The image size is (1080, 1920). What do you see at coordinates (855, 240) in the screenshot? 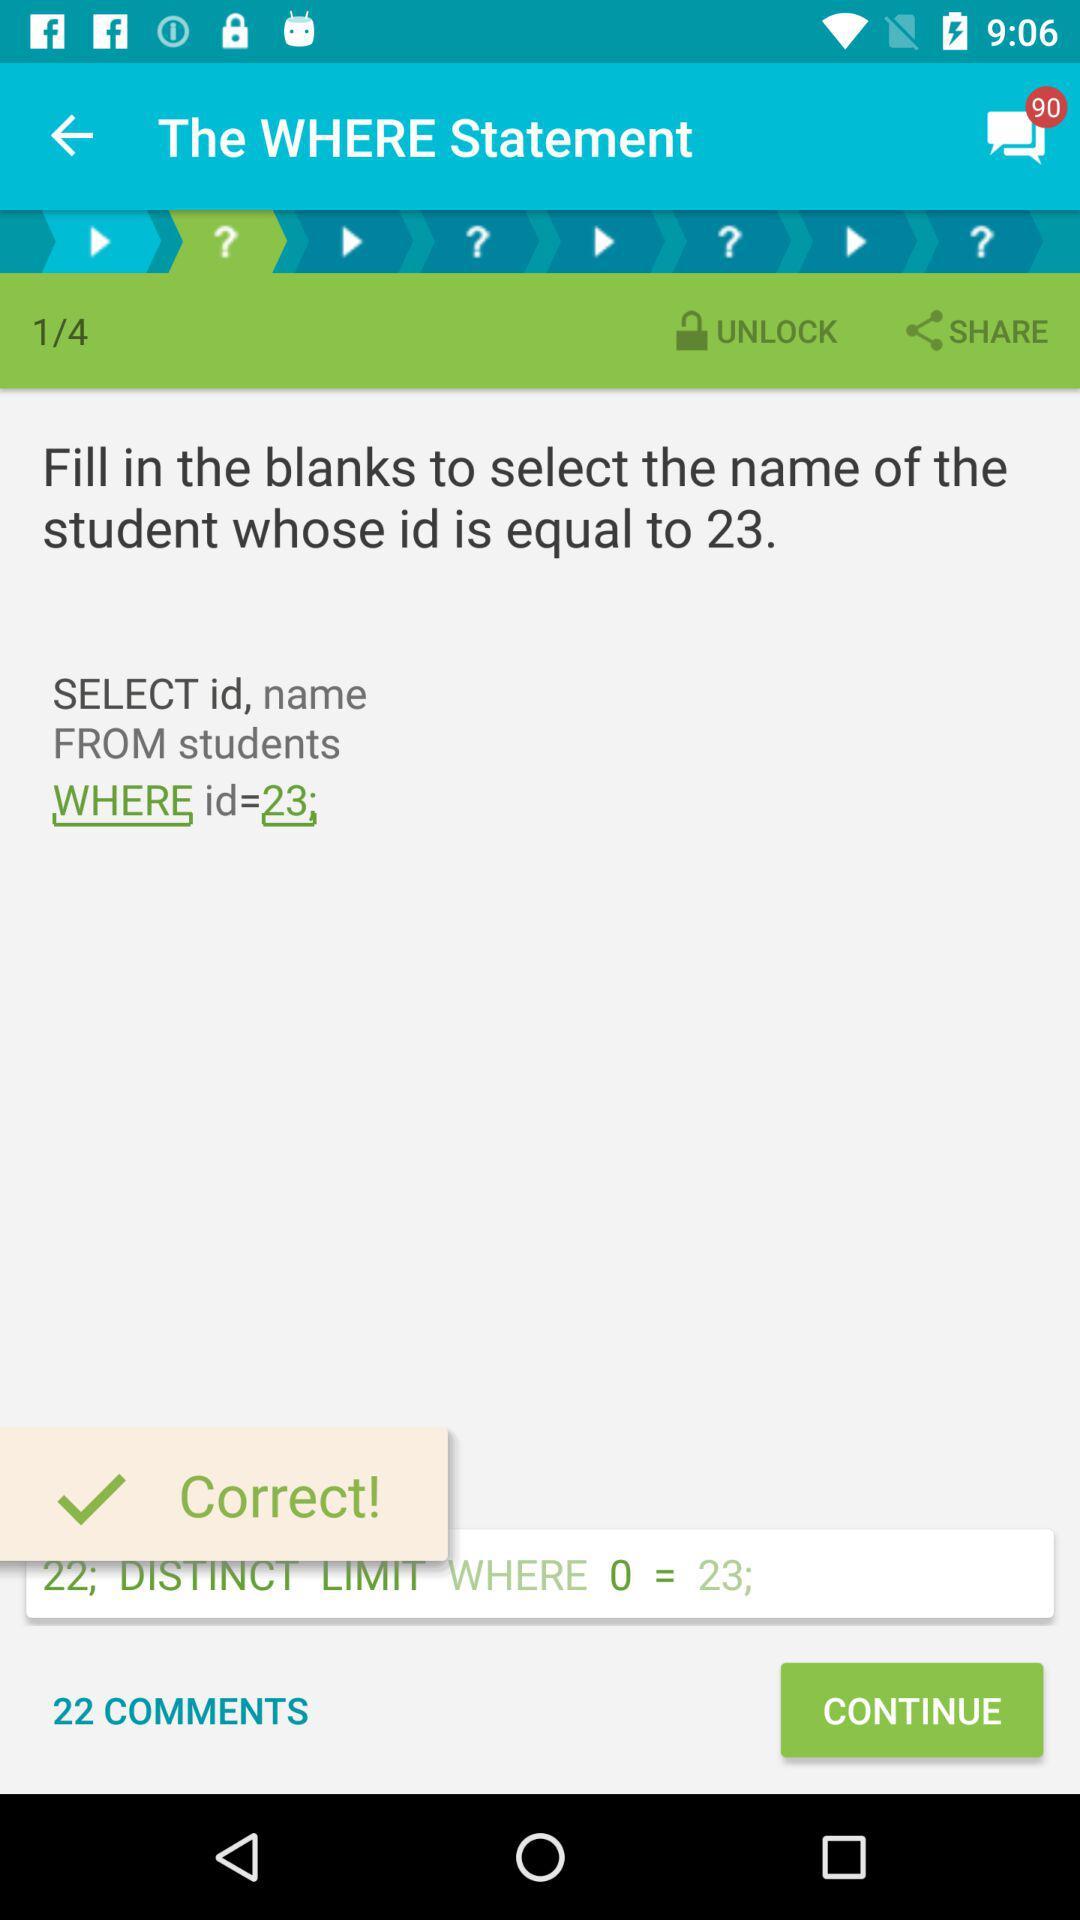
I see `next question` at bounding box center [855, 240].